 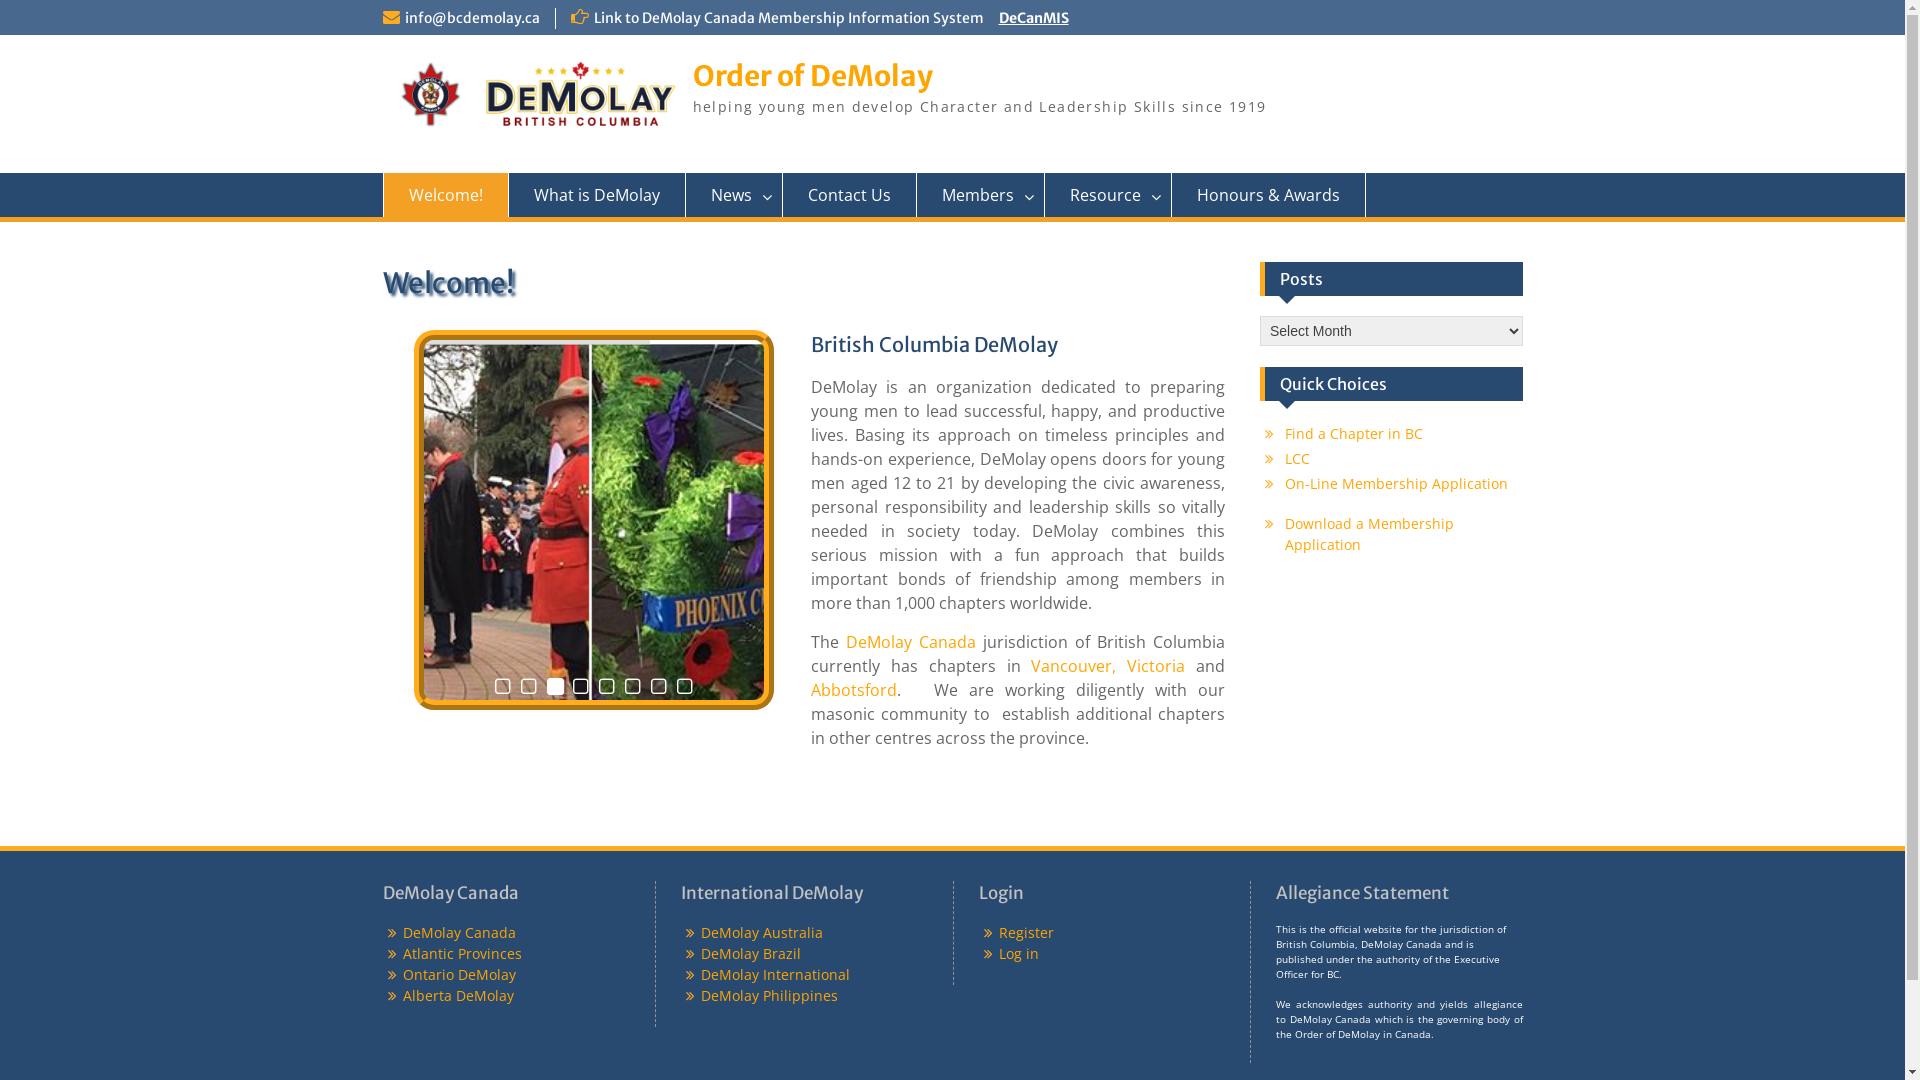 What do you see at coordinates (1025, 932) in the screenshot?
I see `'Register'` at bounding box center [1025, 932].